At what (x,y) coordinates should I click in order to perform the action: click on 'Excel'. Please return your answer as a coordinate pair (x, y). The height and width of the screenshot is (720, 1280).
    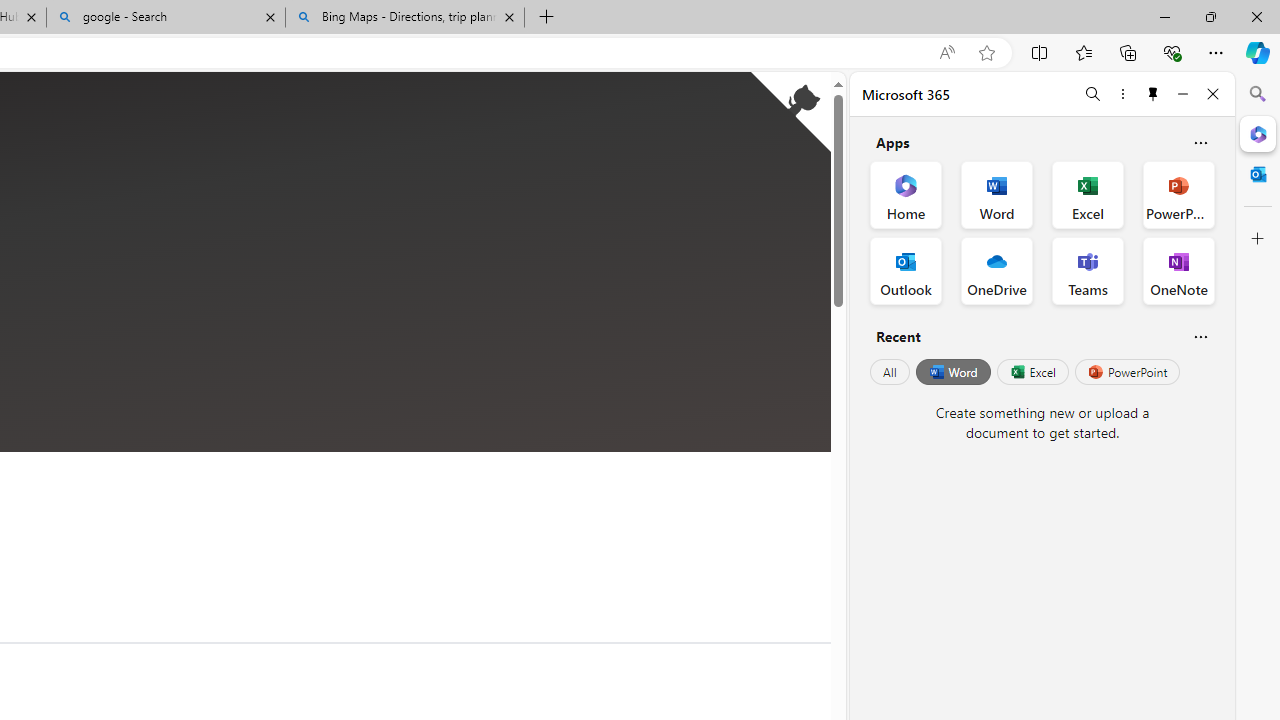
    Looking at the image, I should click on (1032, 372).